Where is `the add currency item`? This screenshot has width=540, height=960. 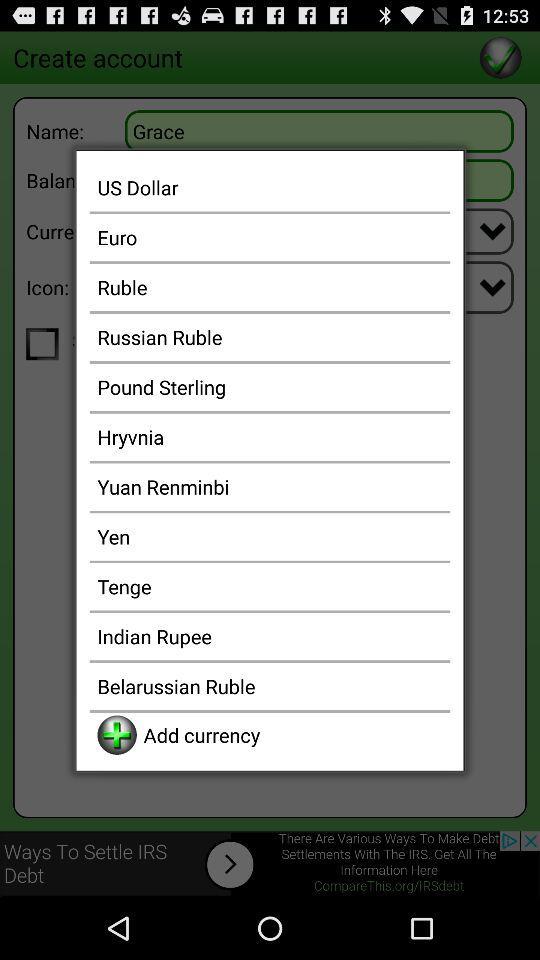 the add currency item is located at coordinates (292, 734).